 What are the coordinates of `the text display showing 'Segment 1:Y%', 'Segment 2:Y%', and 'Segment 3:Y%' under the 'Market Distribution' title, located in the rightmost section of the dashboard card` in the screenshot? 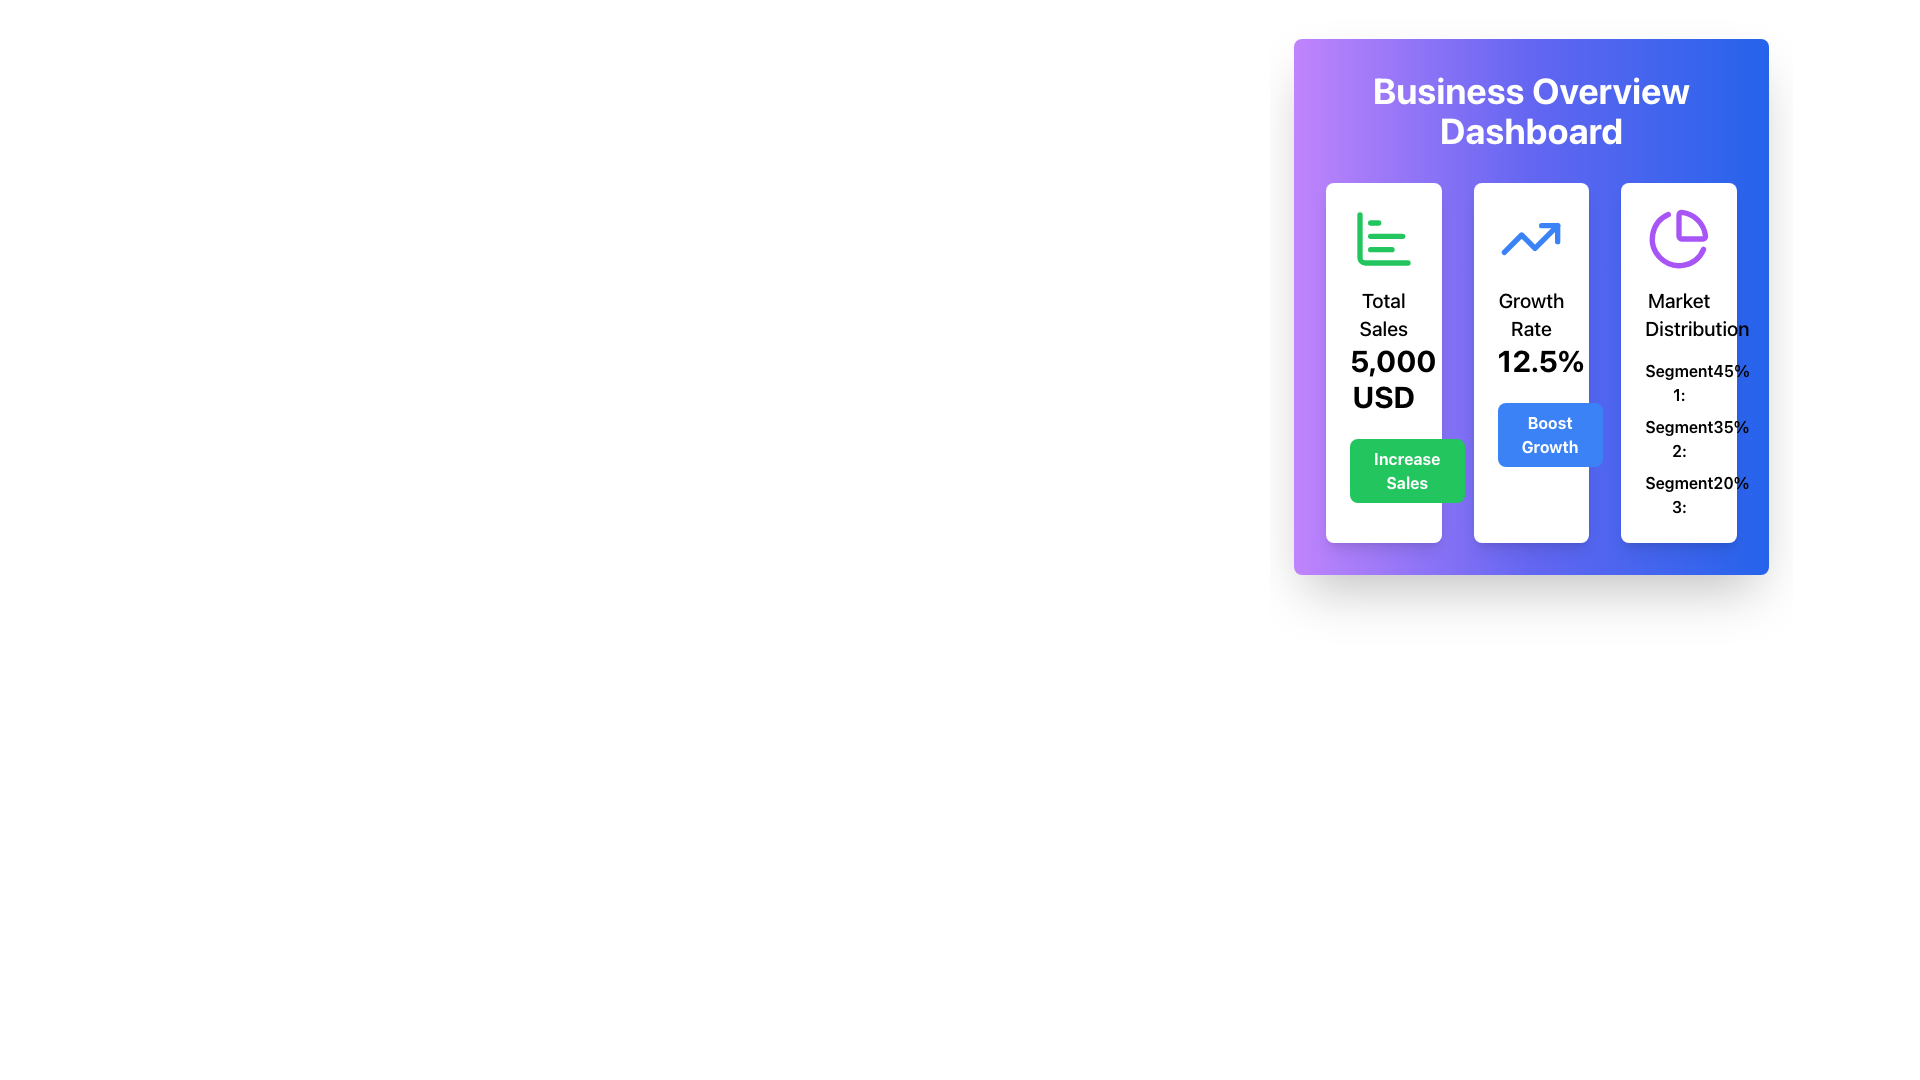 It's located at (1679, 438).